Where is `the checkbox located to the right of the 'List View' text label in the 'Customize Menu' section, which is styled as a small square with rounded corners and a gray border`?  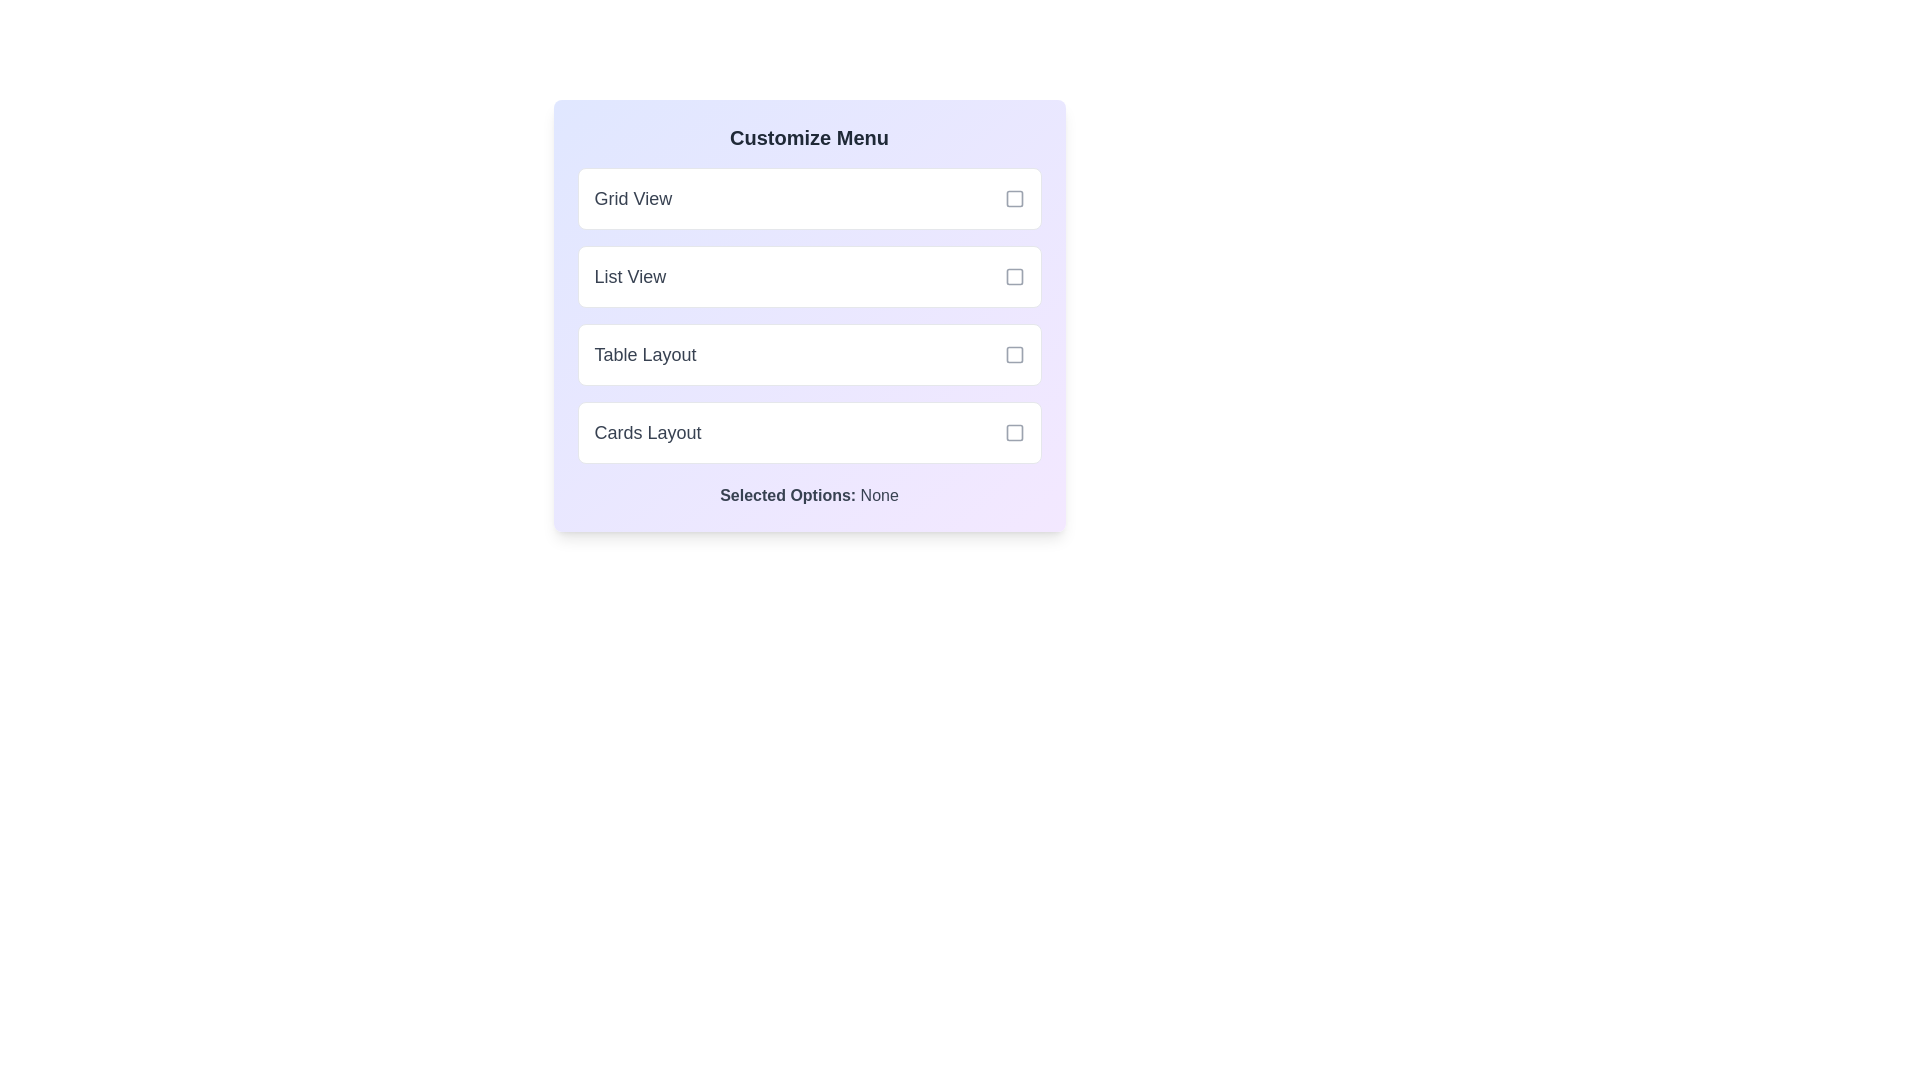
the checkbox located to the right of the 'List View' text label in the 'Customize Menu' section, which is styled as a small square with rounded corners and a gray border is located at coordinates (1014, 277).